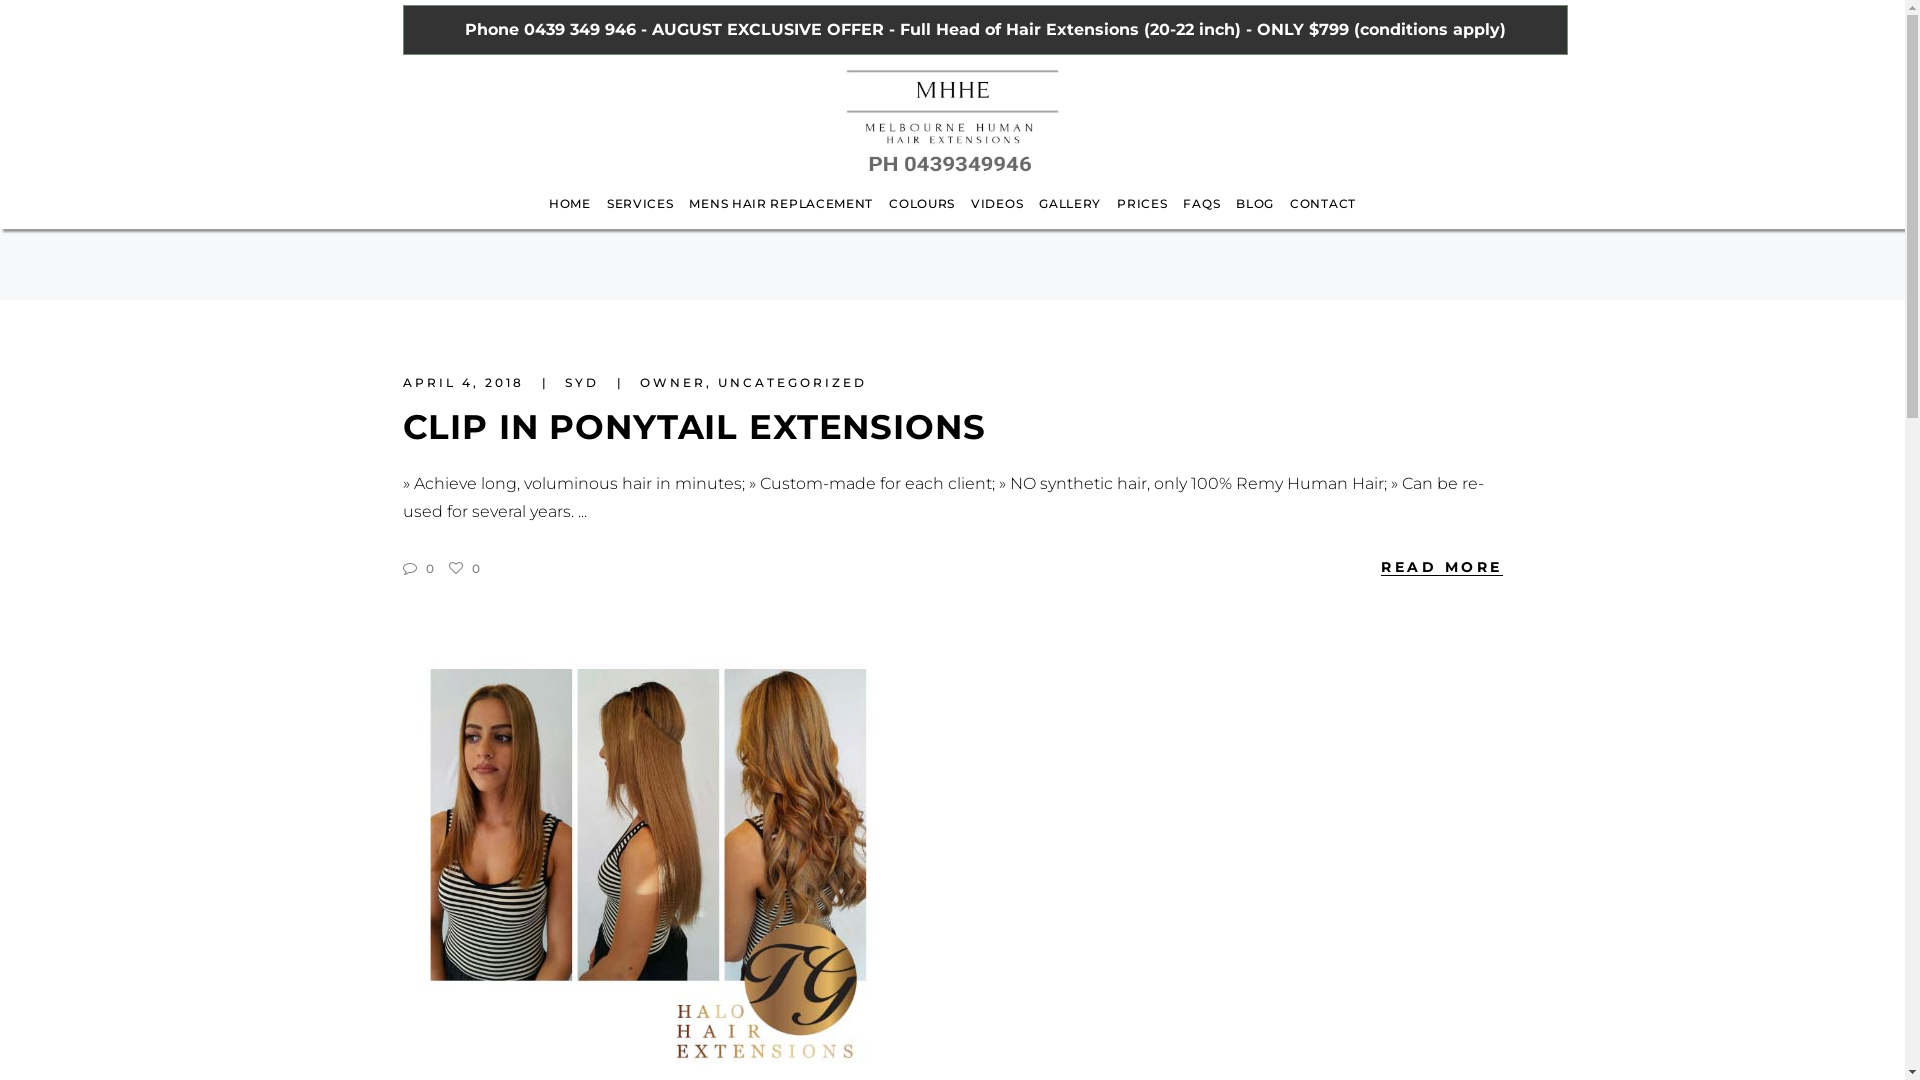 This screenshot has width=1920, height=1080. What do you see at coordinates (541, 216) in the screenshot?
I see `'HOME'` at bounding box center [541, 216].